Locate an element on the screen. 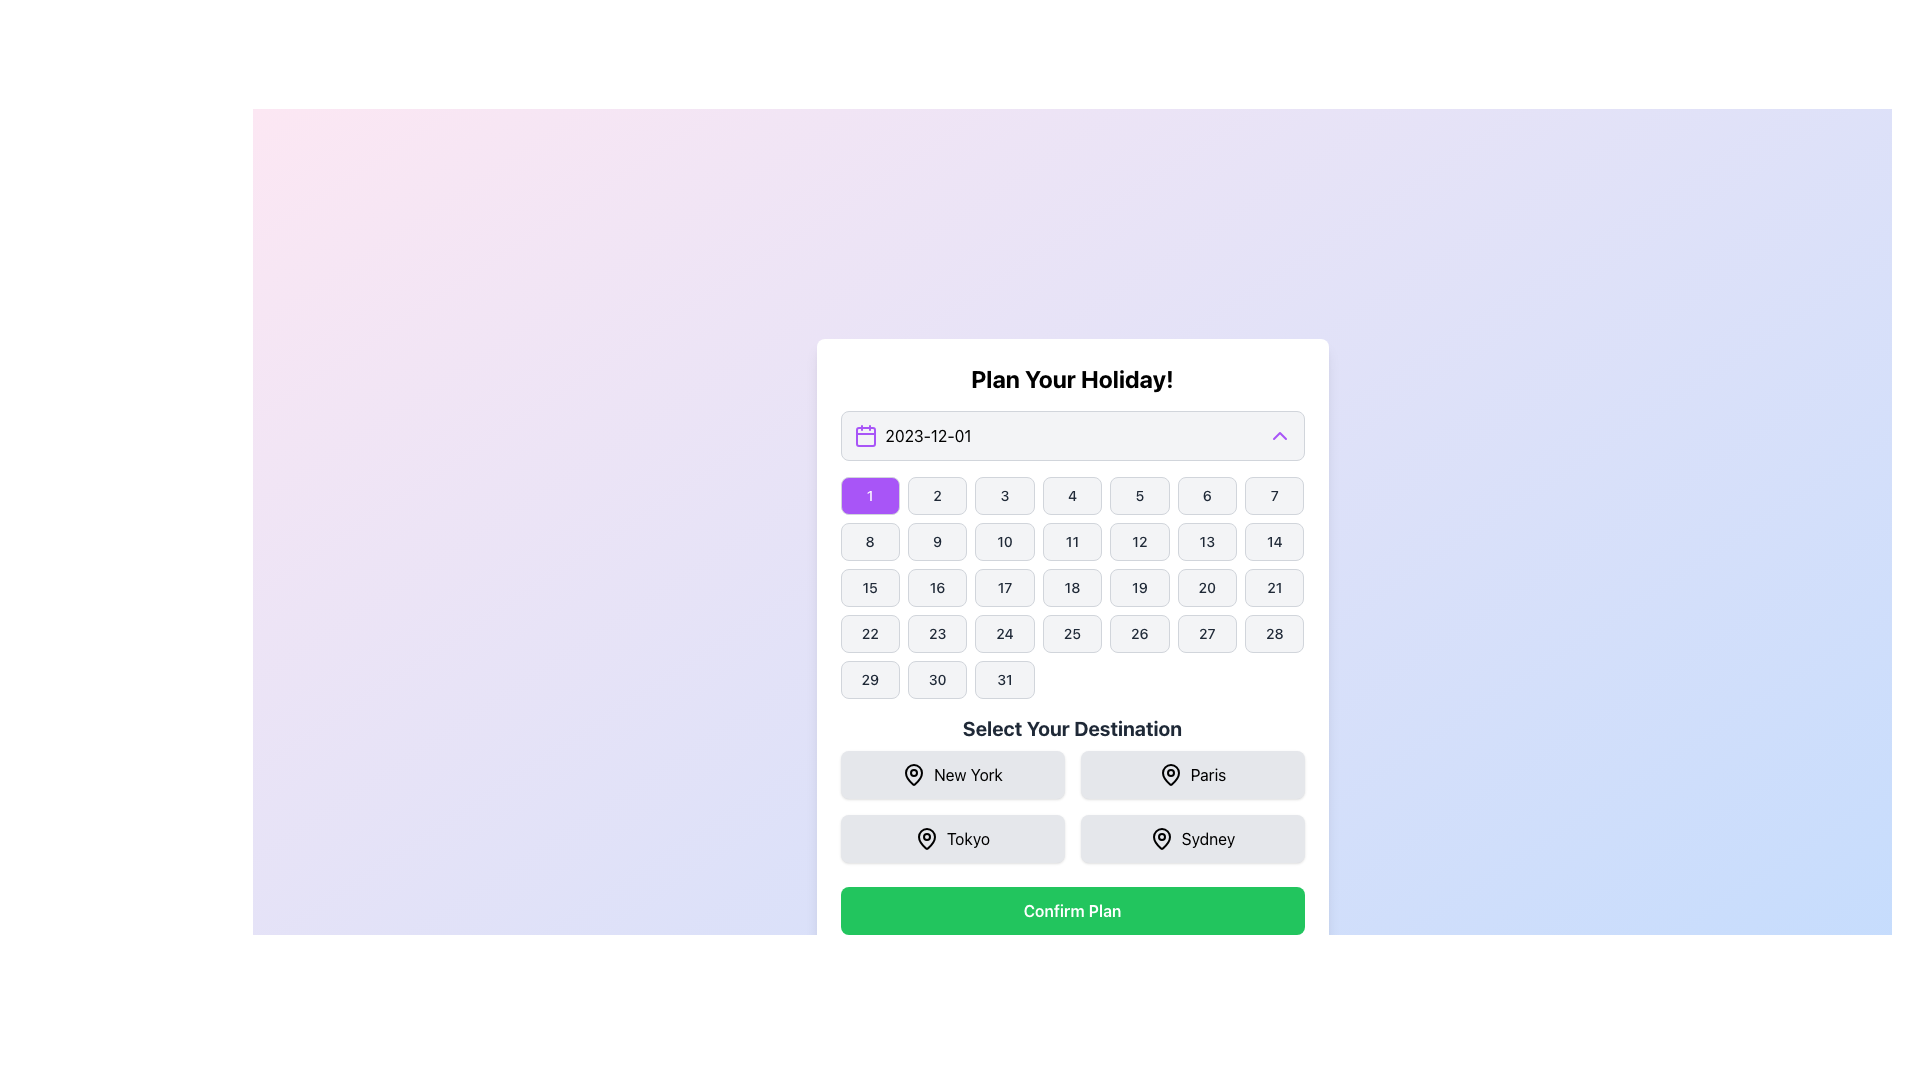 This screenshot has width=1920, height=1080. the button labeled '2' with a light gray background and bold dark gray text is located at coordinates (936, 495).